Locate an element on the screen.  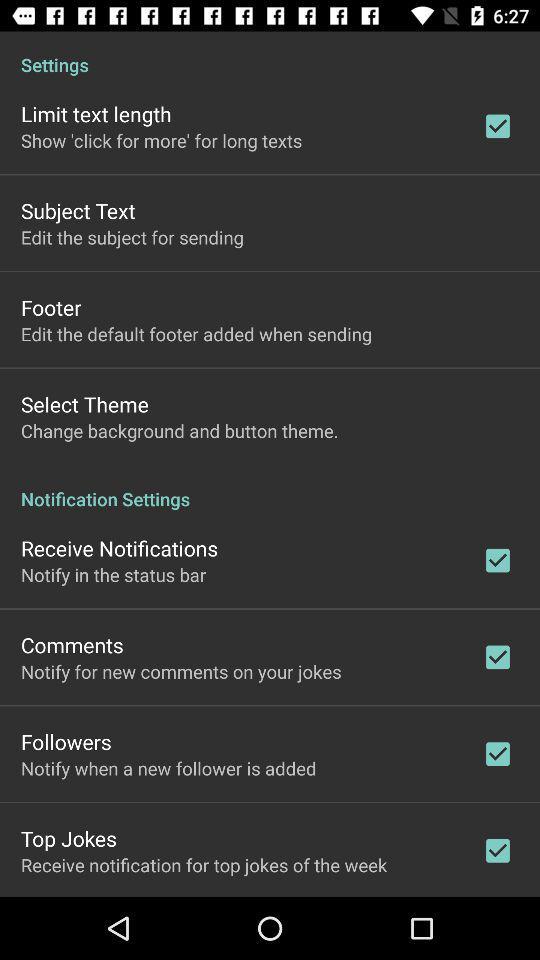
the subject text app is located at coordinates (77, 210).